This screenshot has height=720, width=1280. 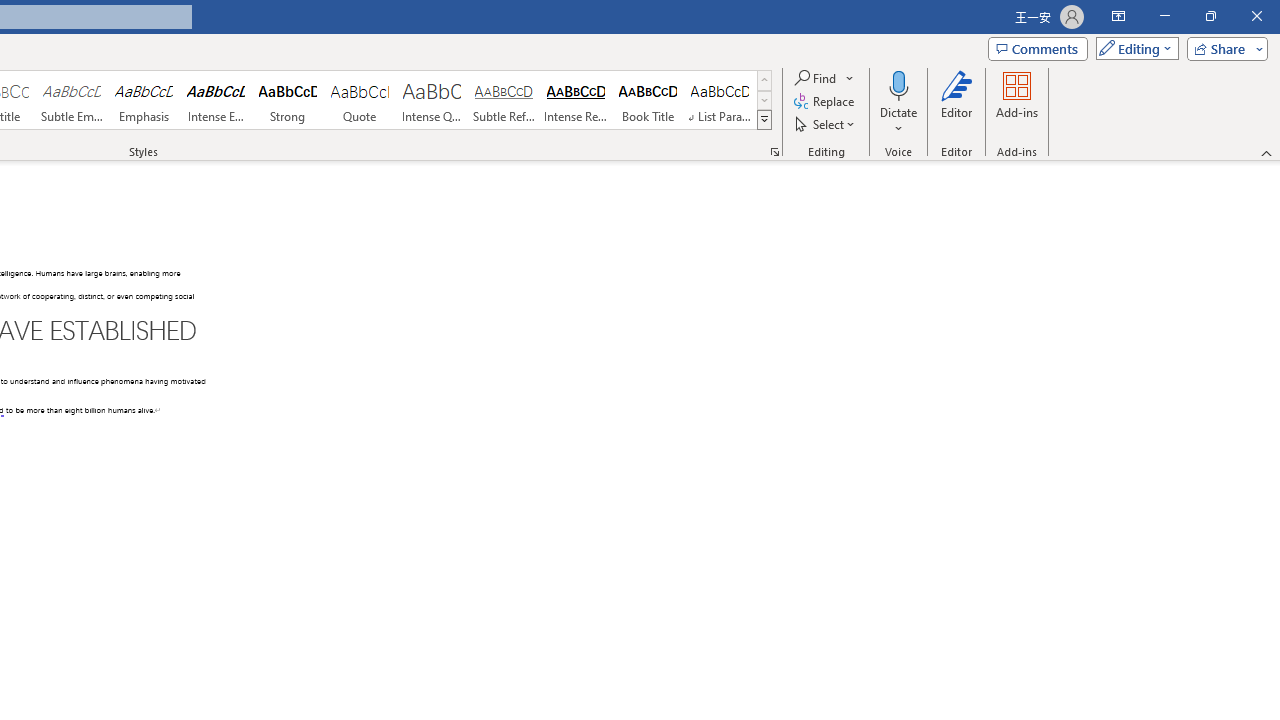 I want to click on 'Subtle Reference', so click(x=504, y=100).